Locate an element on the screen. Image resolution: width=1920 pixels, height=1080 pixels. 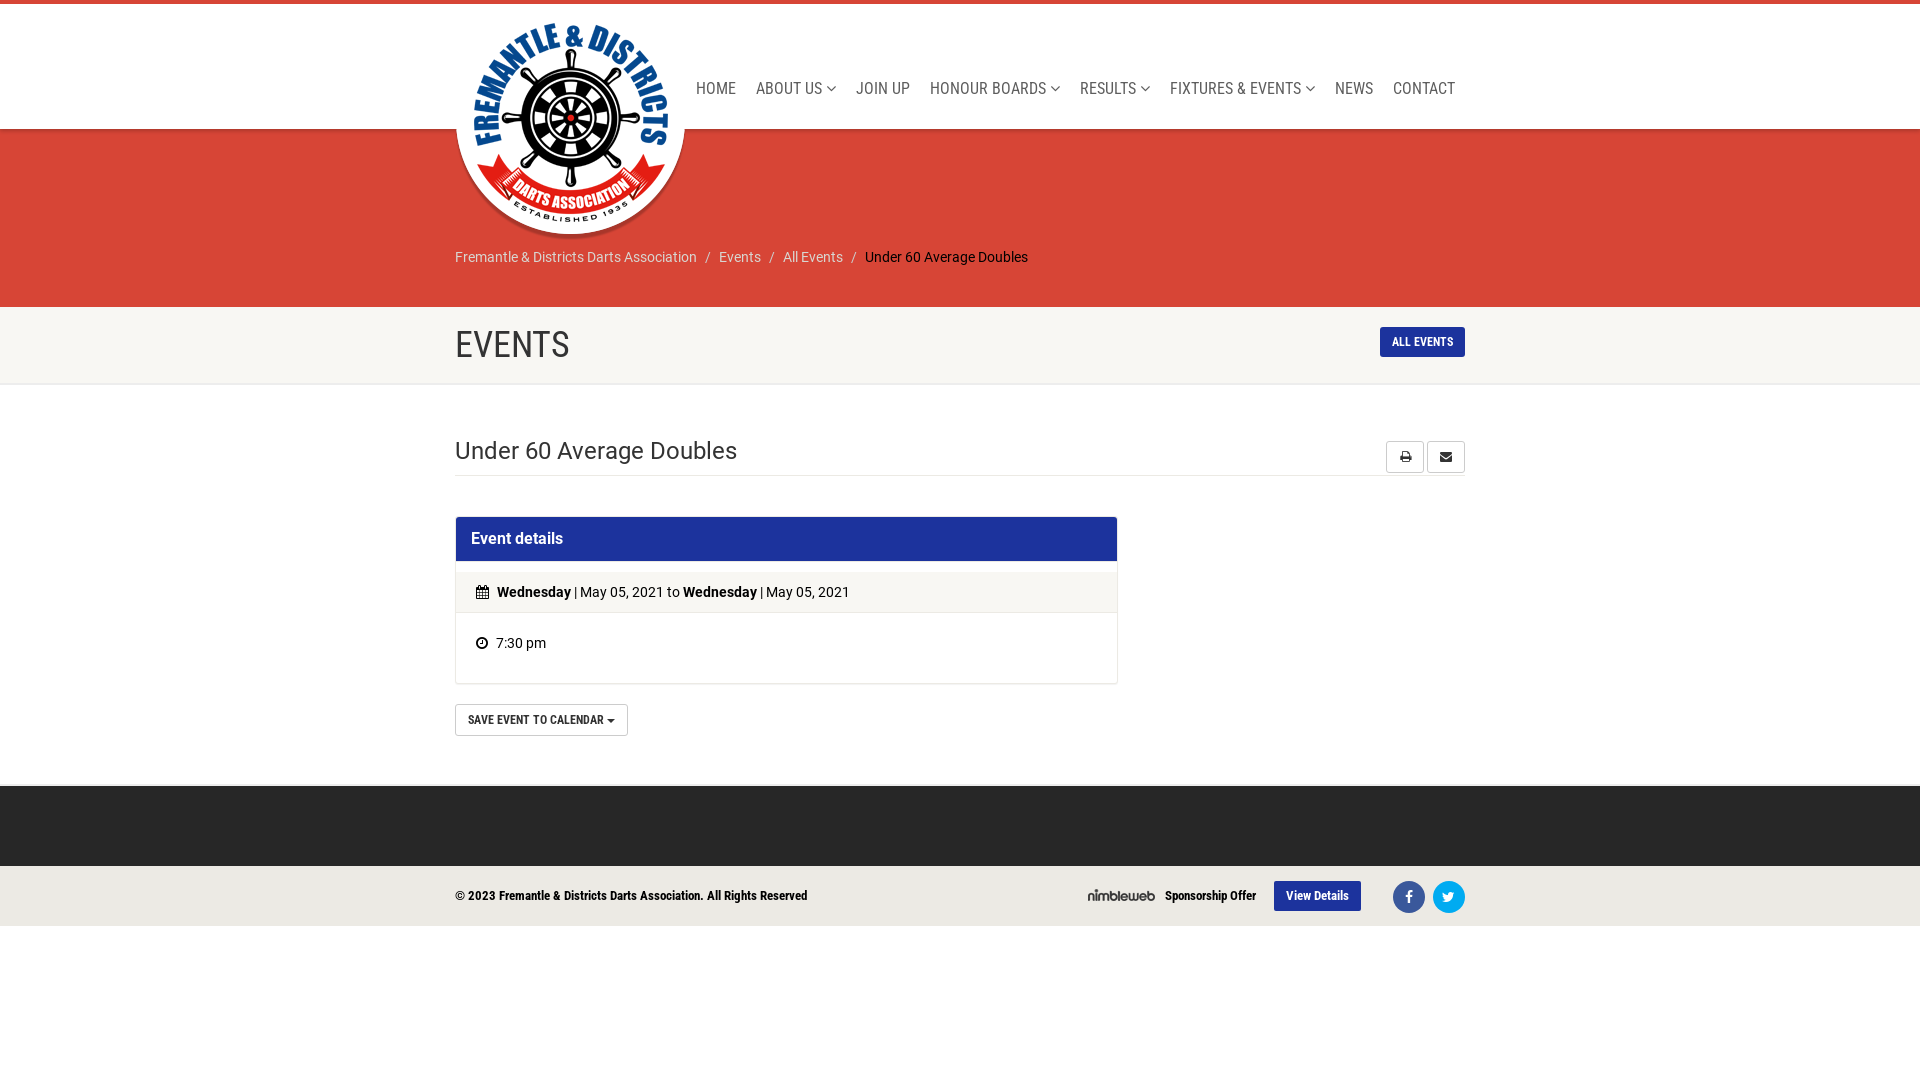
'HOME' is located at coordinates (696, 87).